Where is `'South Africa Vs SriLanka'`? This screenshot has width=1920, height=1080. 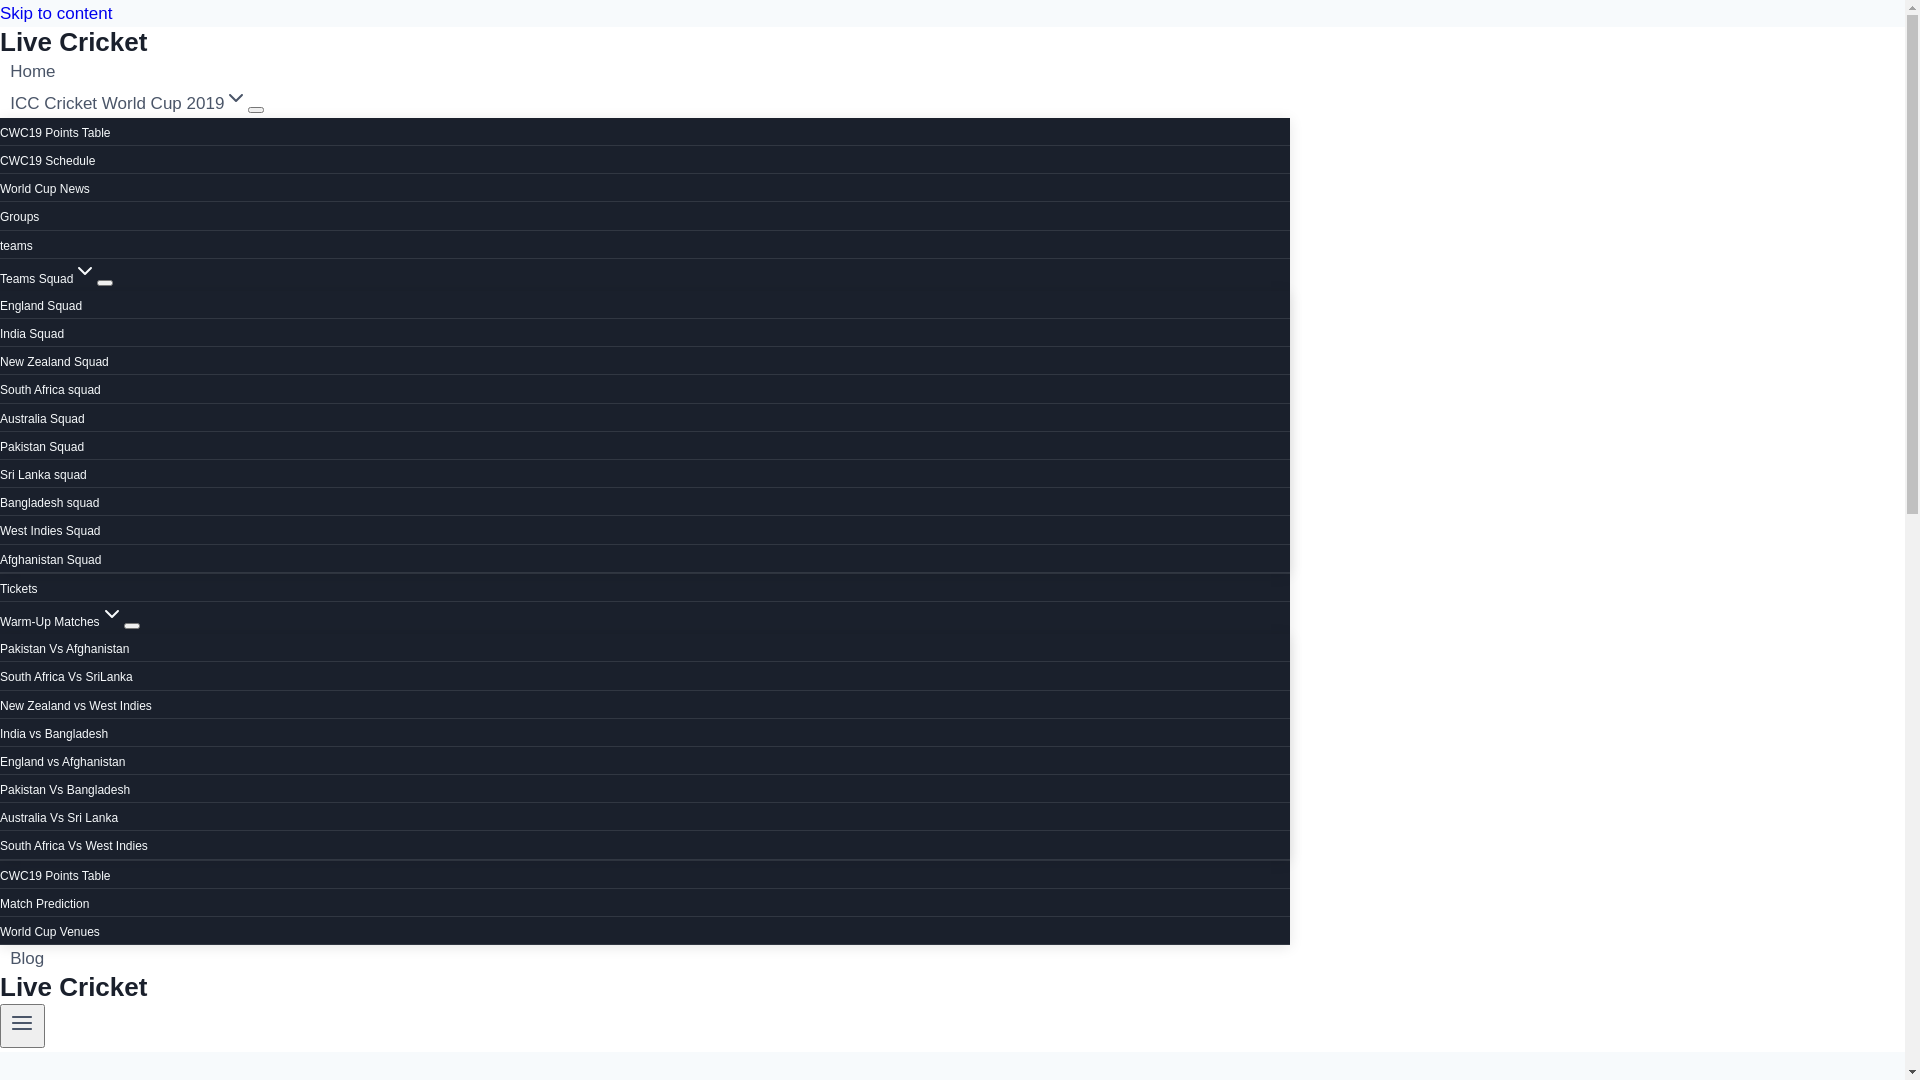
'South Africa Vs SriLanka' is located at coordinates (66, 676).